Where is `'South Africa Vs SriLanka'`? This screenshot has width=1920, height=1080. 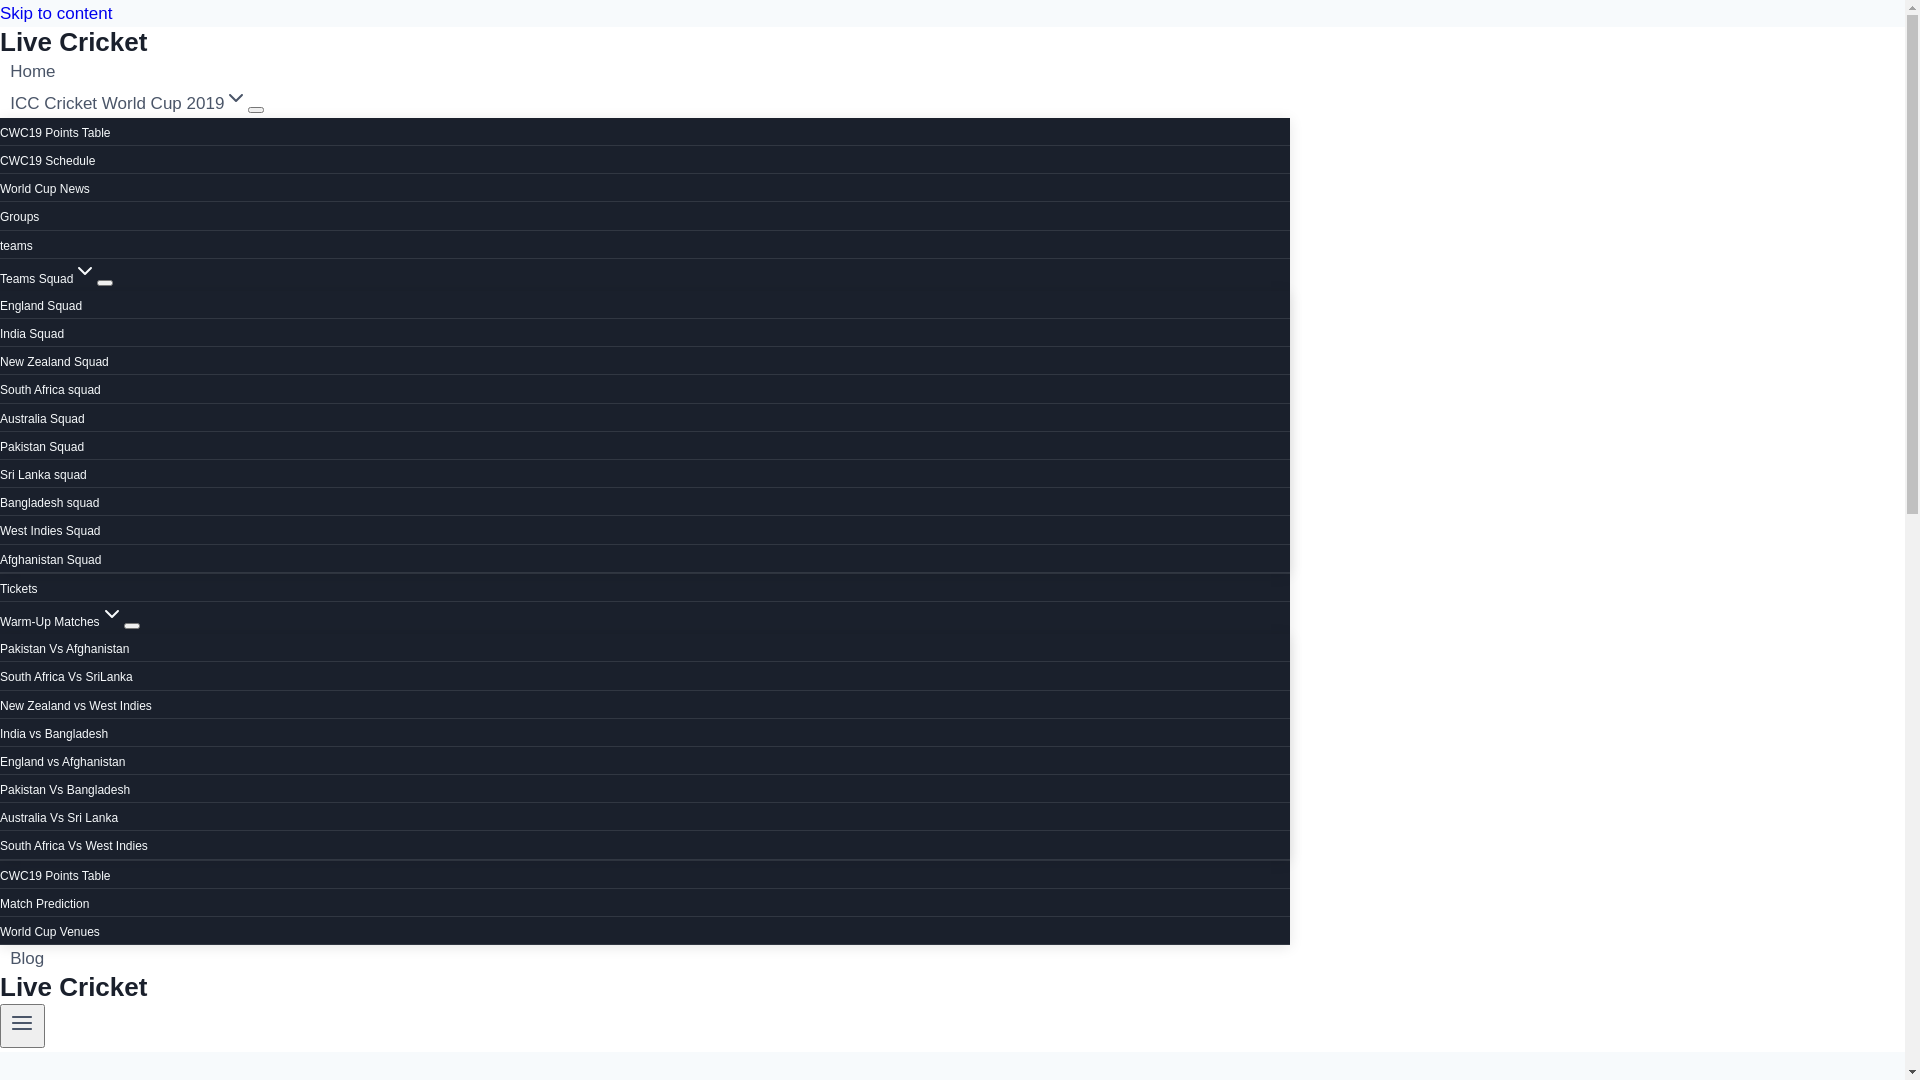
'South Africa Vs SriLanka' is located at coordinates (66, 676).